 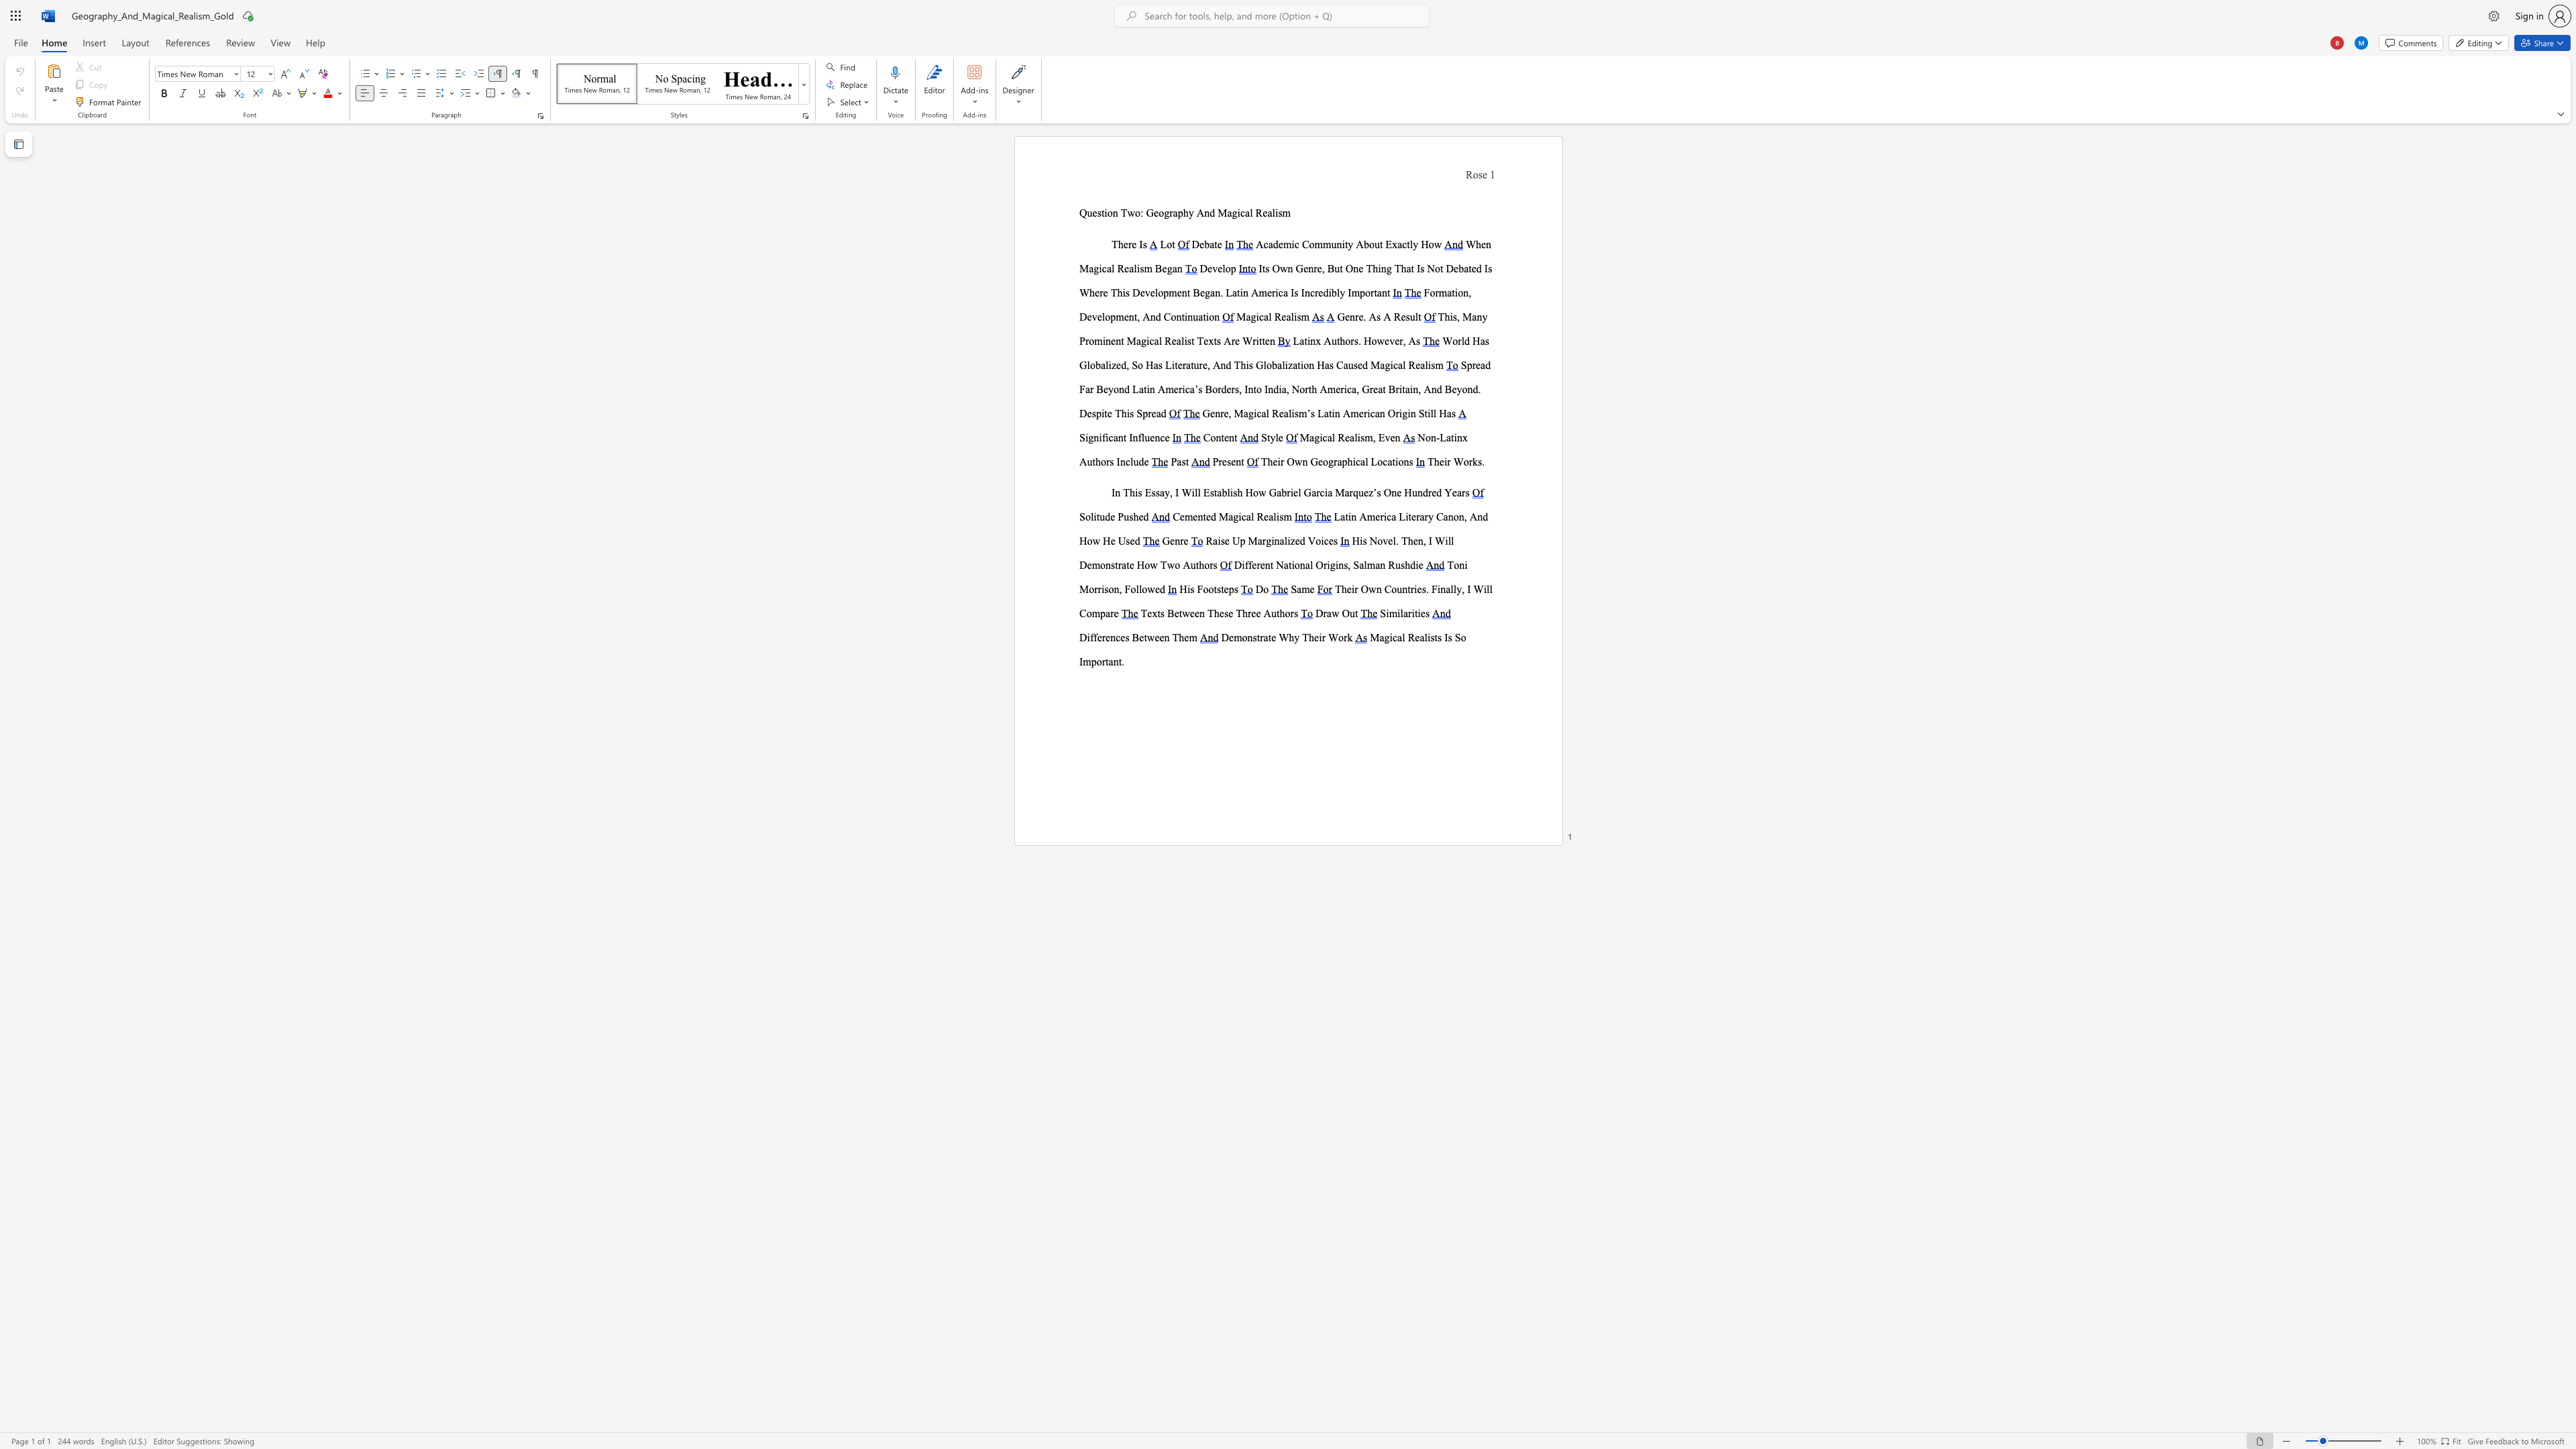 I want to click on the subset text "alism’s Latin American Origin Sti" within the text "Genre, Magical Realism’s Latin American Origin Still Has", so click(x=1283, y=413).